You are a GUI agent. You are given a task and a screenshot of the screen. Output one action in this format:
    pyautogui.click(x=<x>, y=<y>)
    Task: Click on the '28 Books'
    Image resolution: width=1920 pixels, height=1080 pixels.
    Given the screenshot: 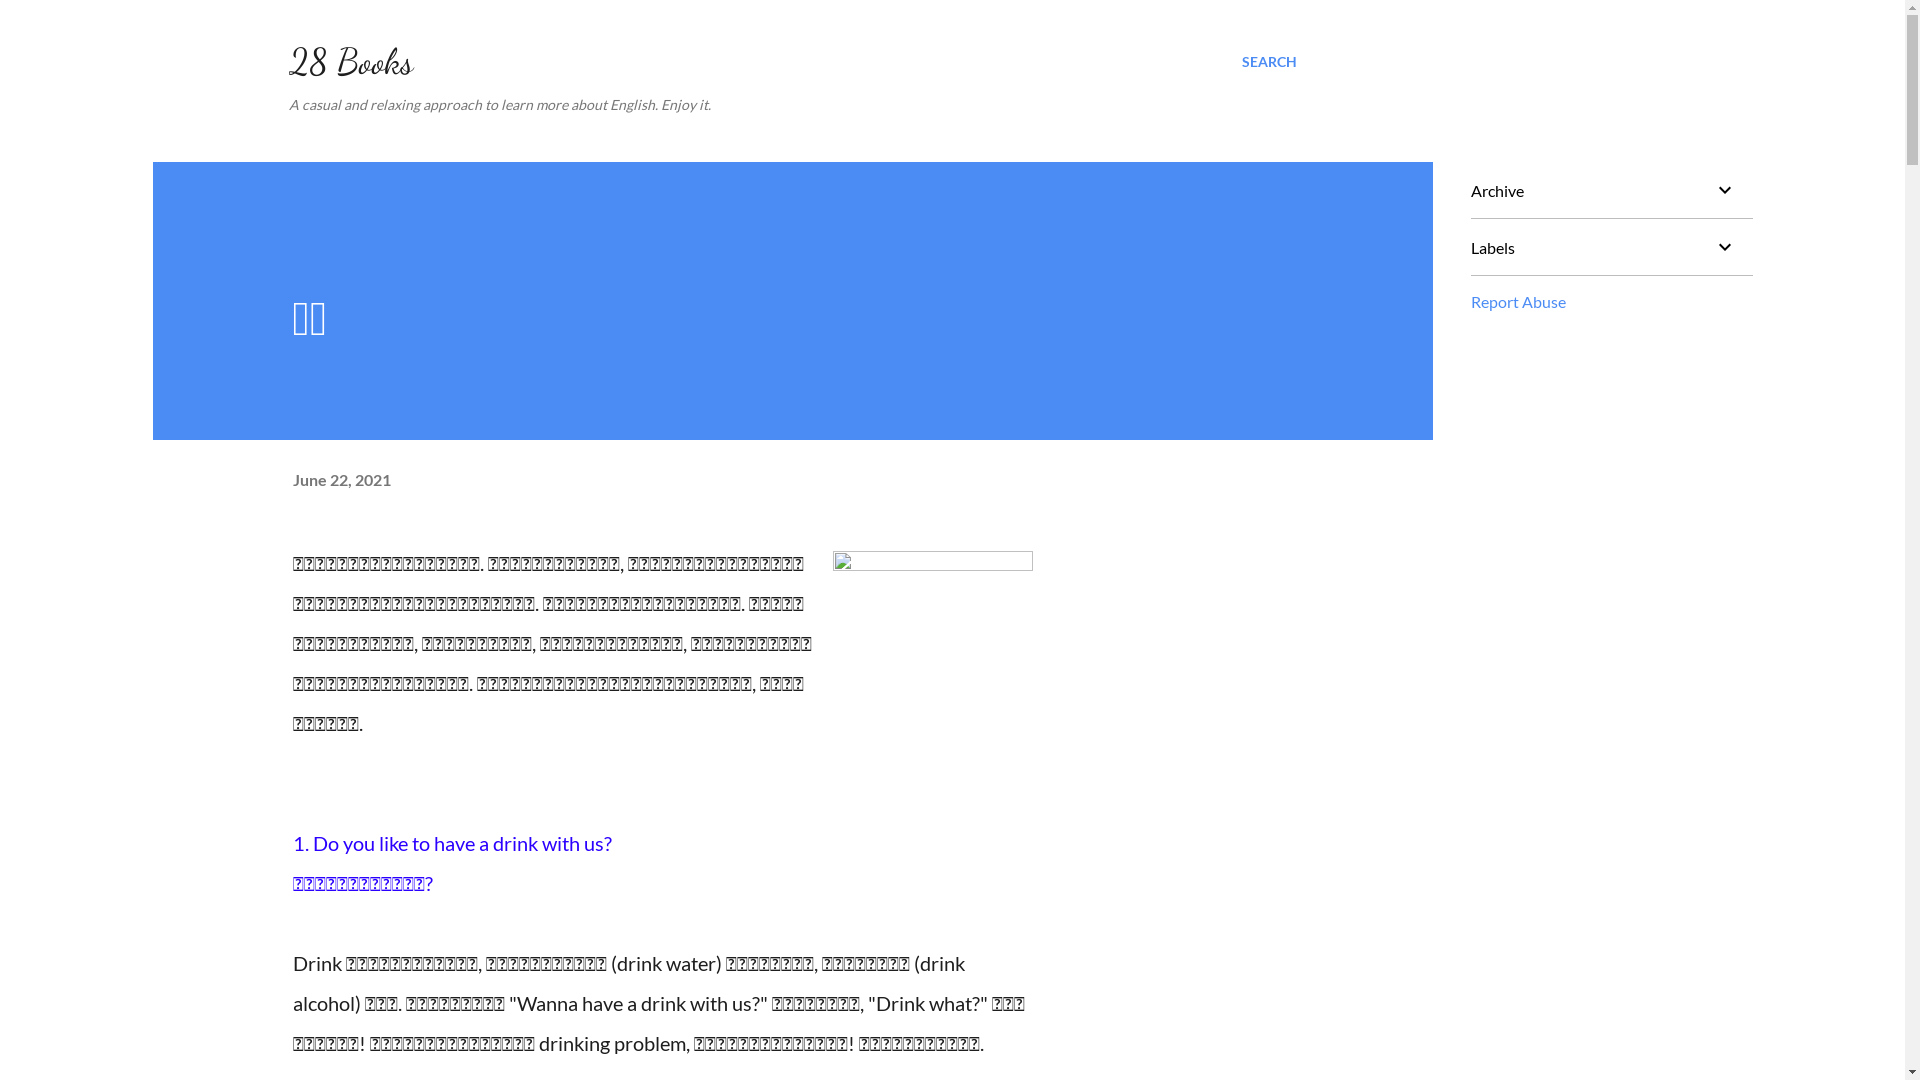 What is the action you would take?
    pyautogui.click(x=350, y=60)
    